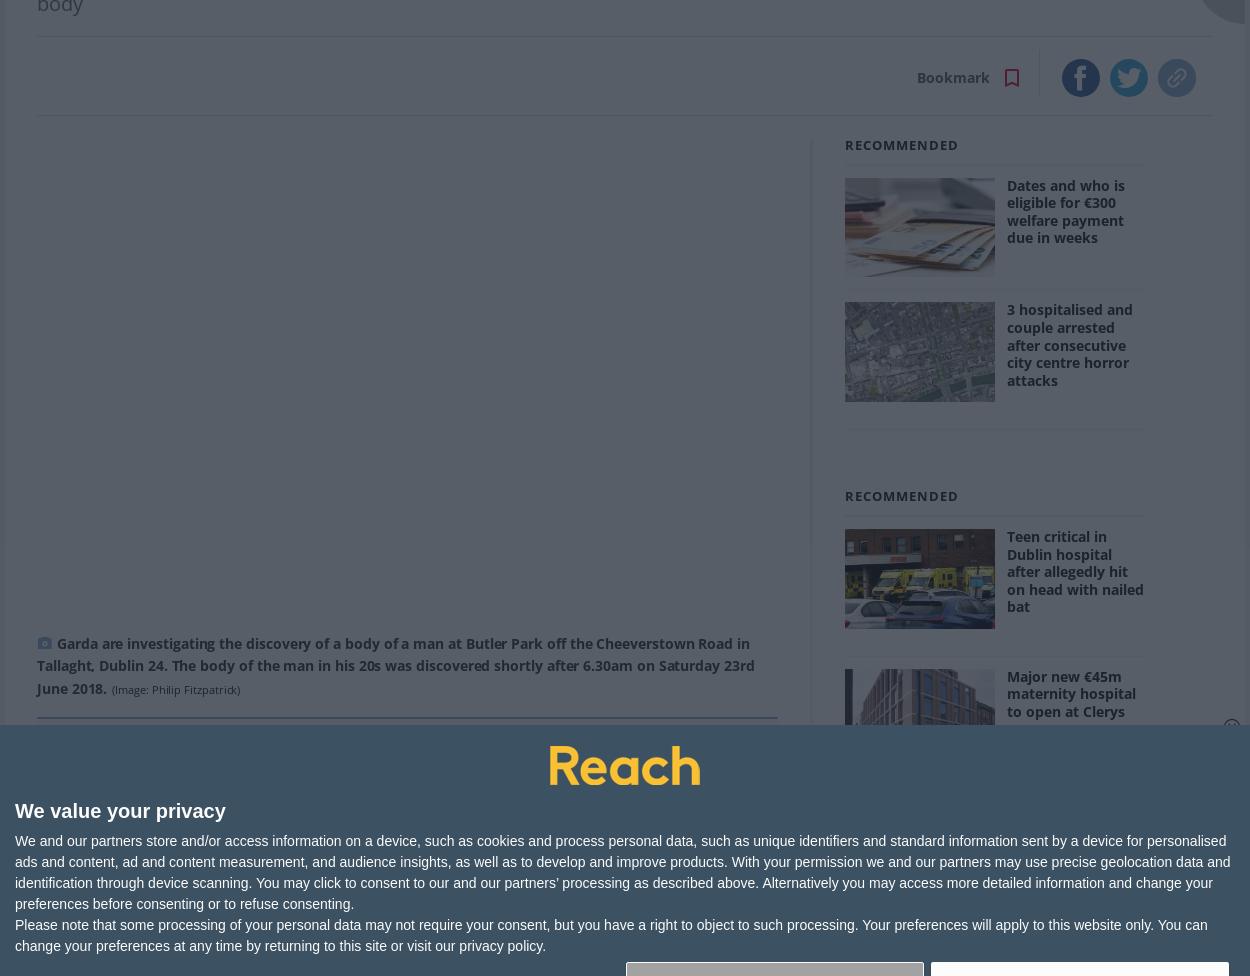 The width and height of the screenshot is (1250, 976). I want to click on 'More Newsletters', so click(672, 741).